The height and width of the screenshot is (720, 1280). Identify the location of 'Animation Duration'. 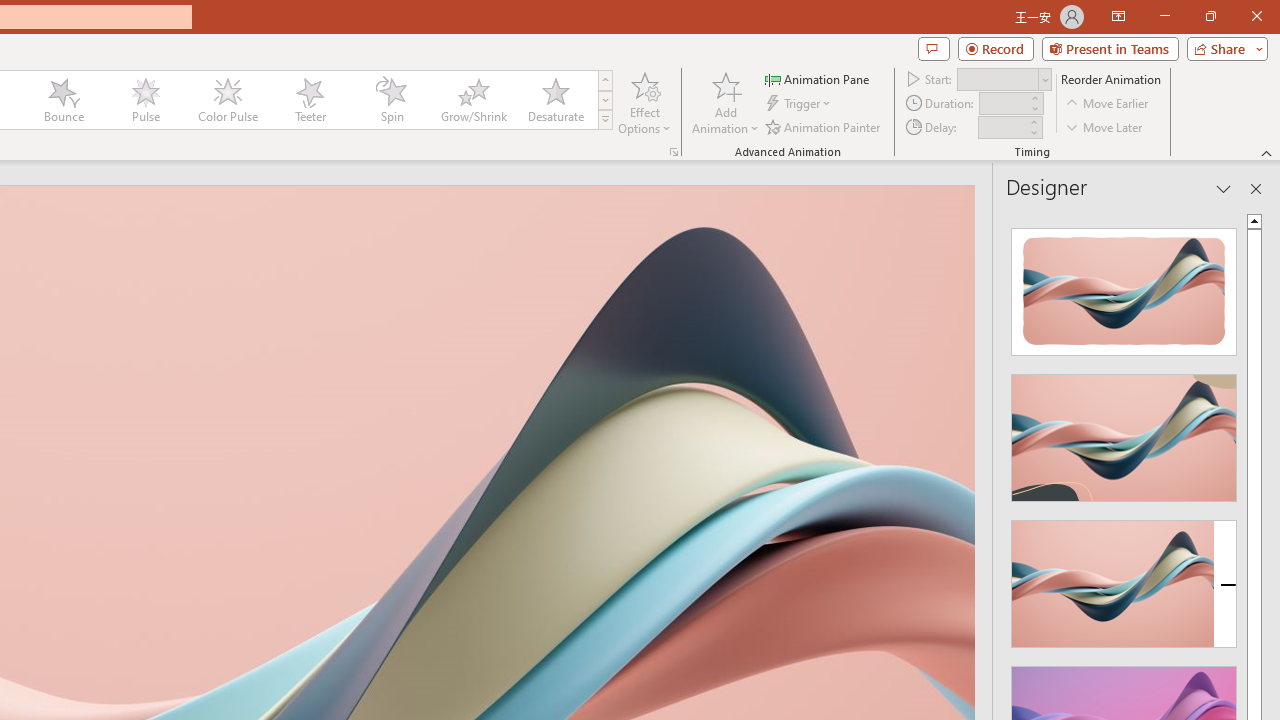
(1003, 103).